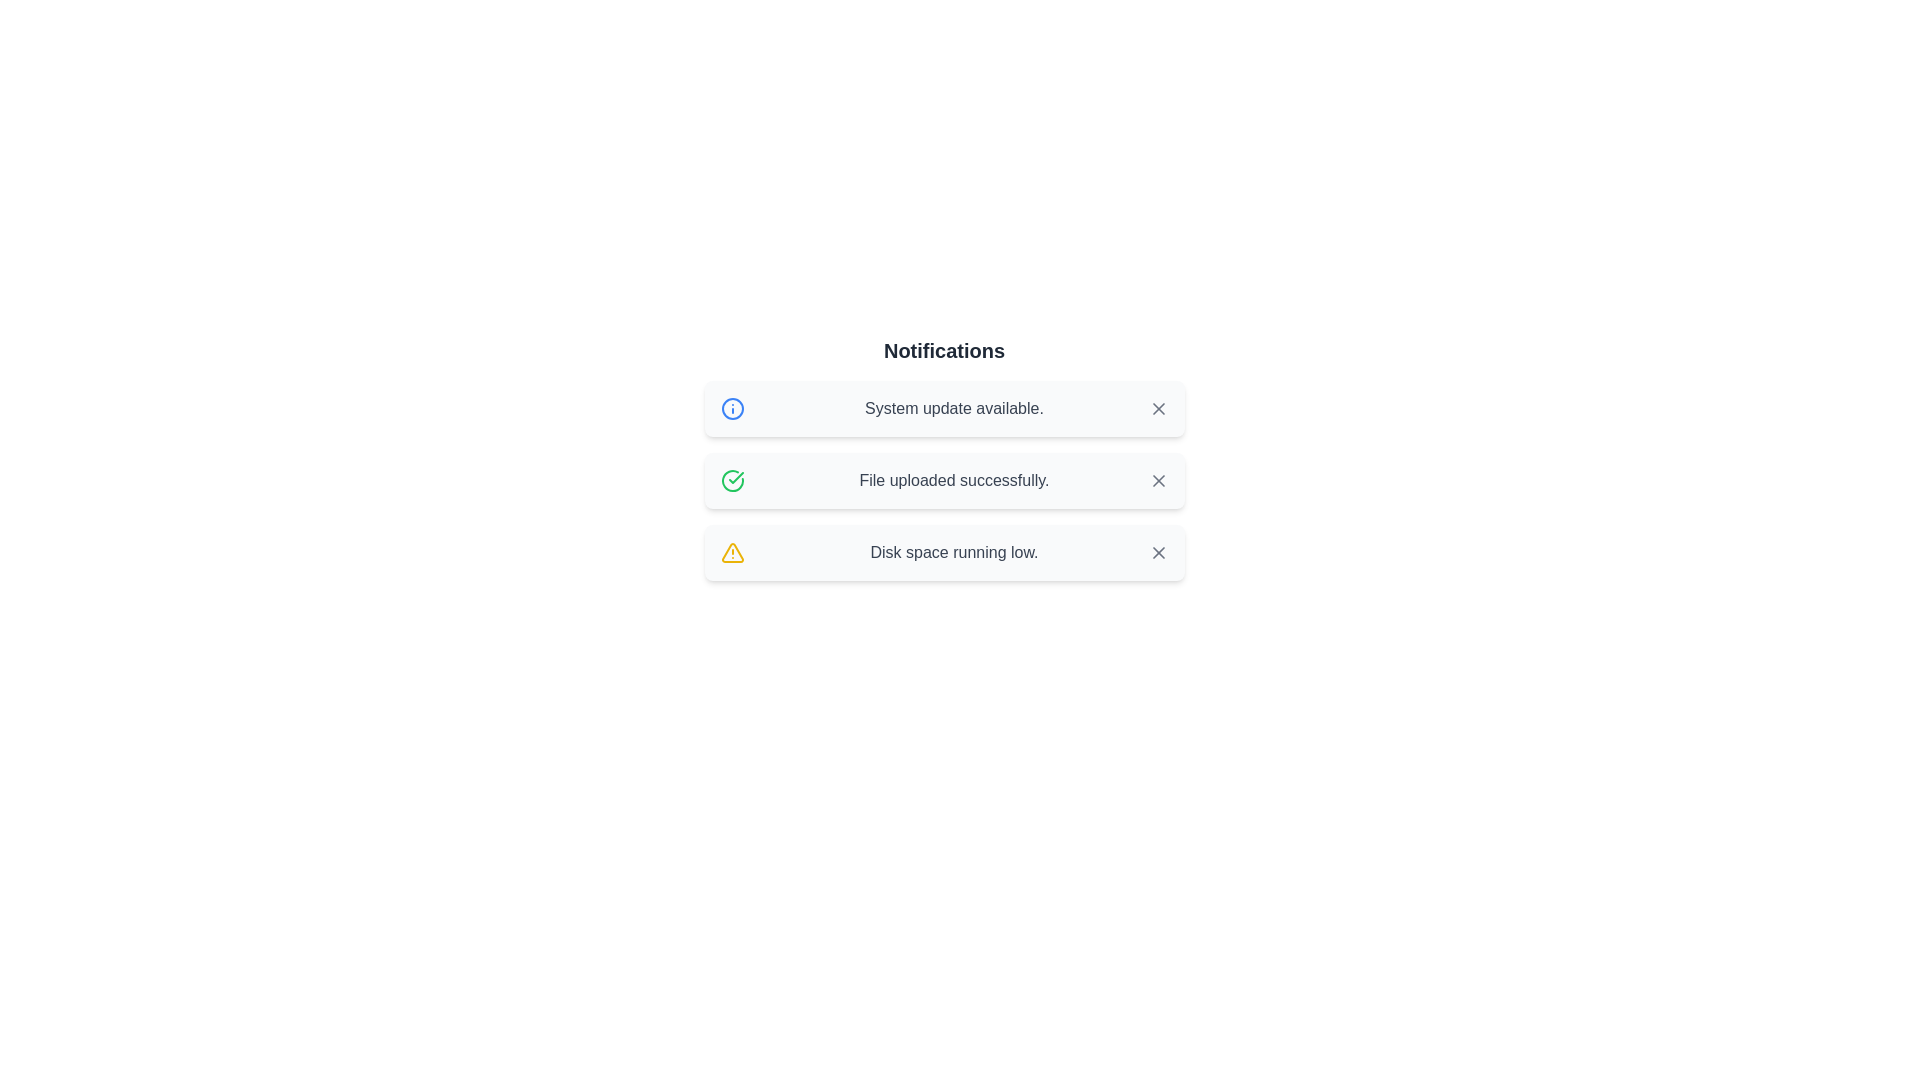 The image size is (1920, 1080). I want to click on message text of the Notification Card indicating low disk space, which is the third notification in the vertically stacked list of three notifications, so click(943, 552).